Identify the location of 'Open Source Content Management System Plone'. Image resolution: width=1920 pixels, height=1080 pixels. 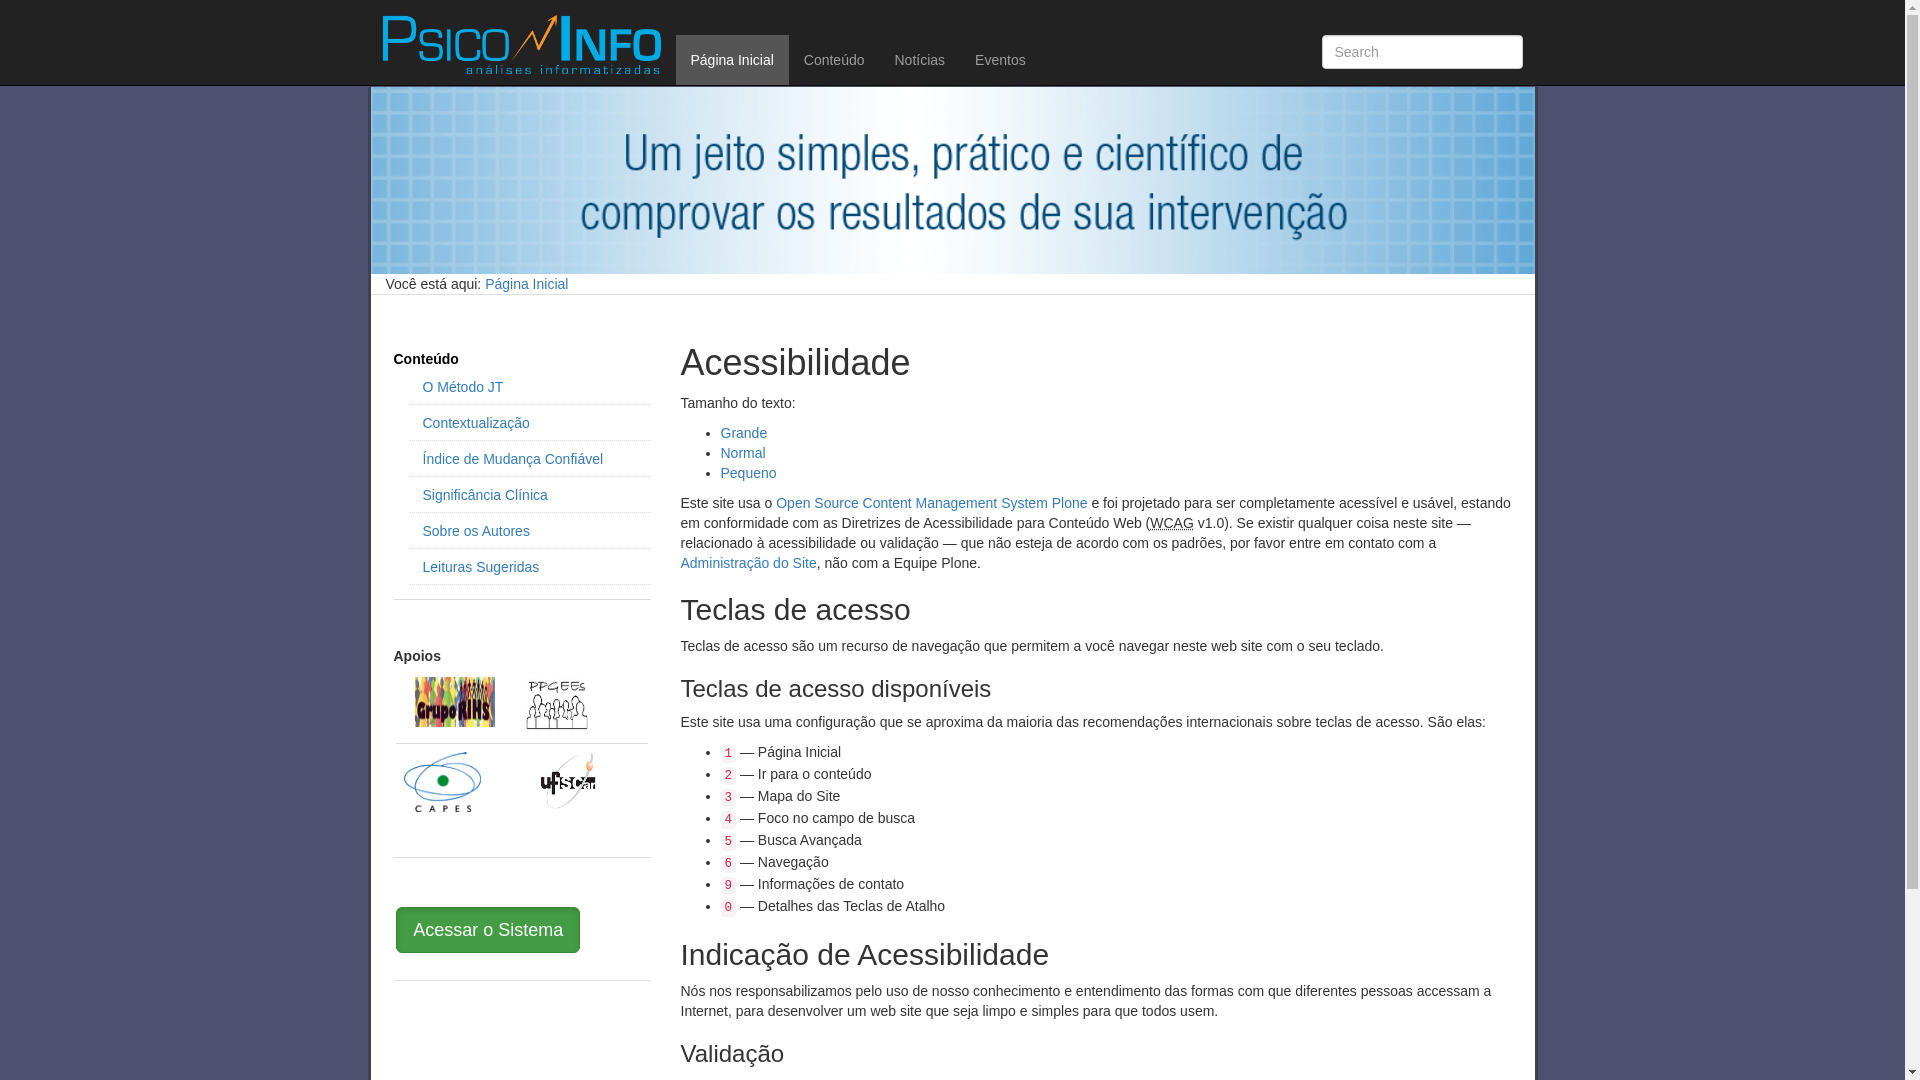
(930, 501).